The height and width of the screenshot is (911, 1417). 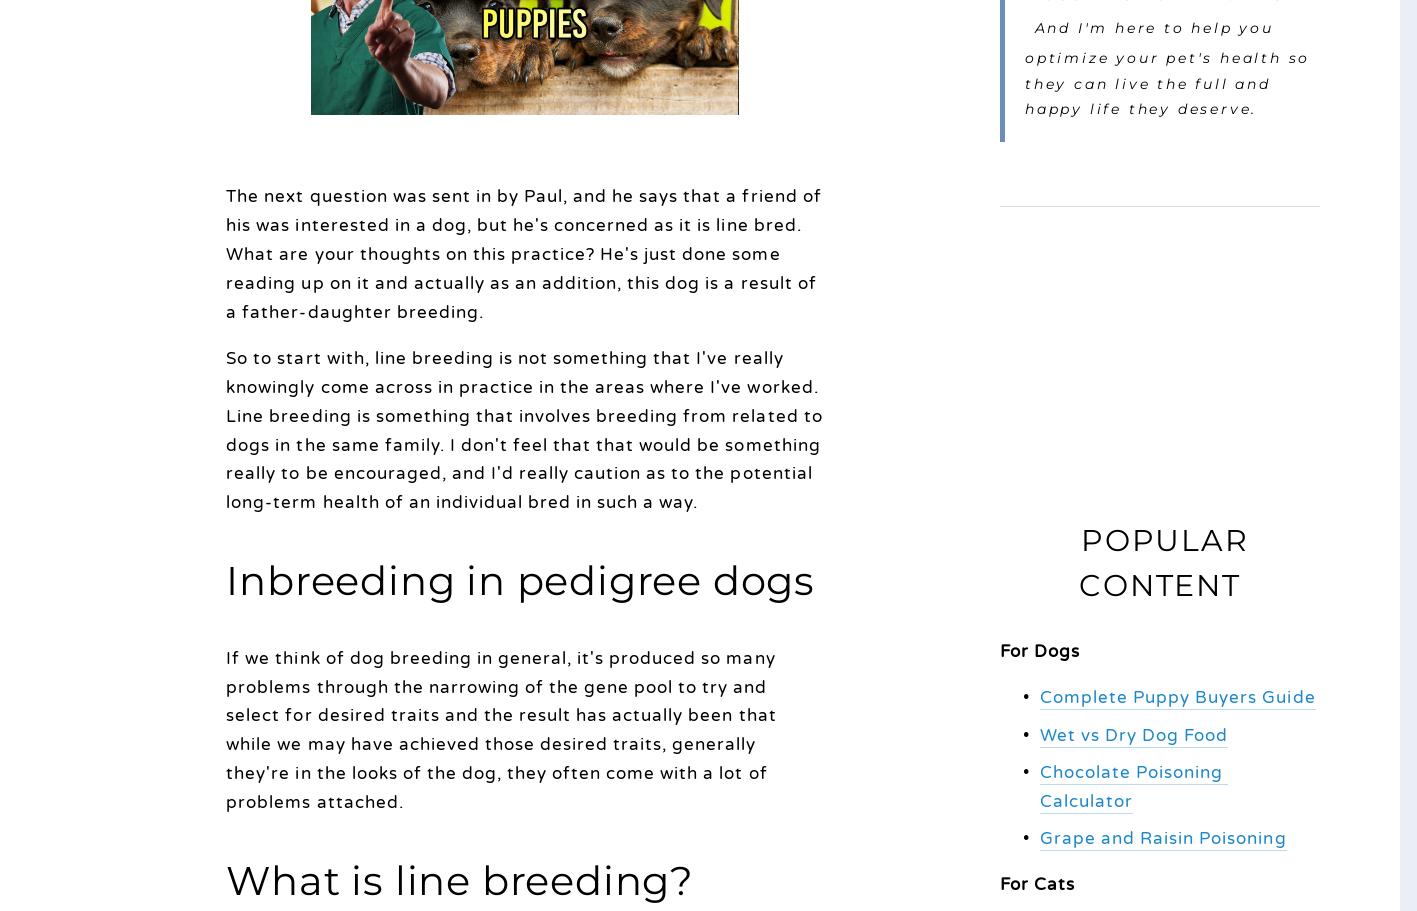 What do you see at coordinates (1133, 734) in the screenshot?
I see `'Wet vs Dry Dog Food'` at bounding box center [1133, 734].